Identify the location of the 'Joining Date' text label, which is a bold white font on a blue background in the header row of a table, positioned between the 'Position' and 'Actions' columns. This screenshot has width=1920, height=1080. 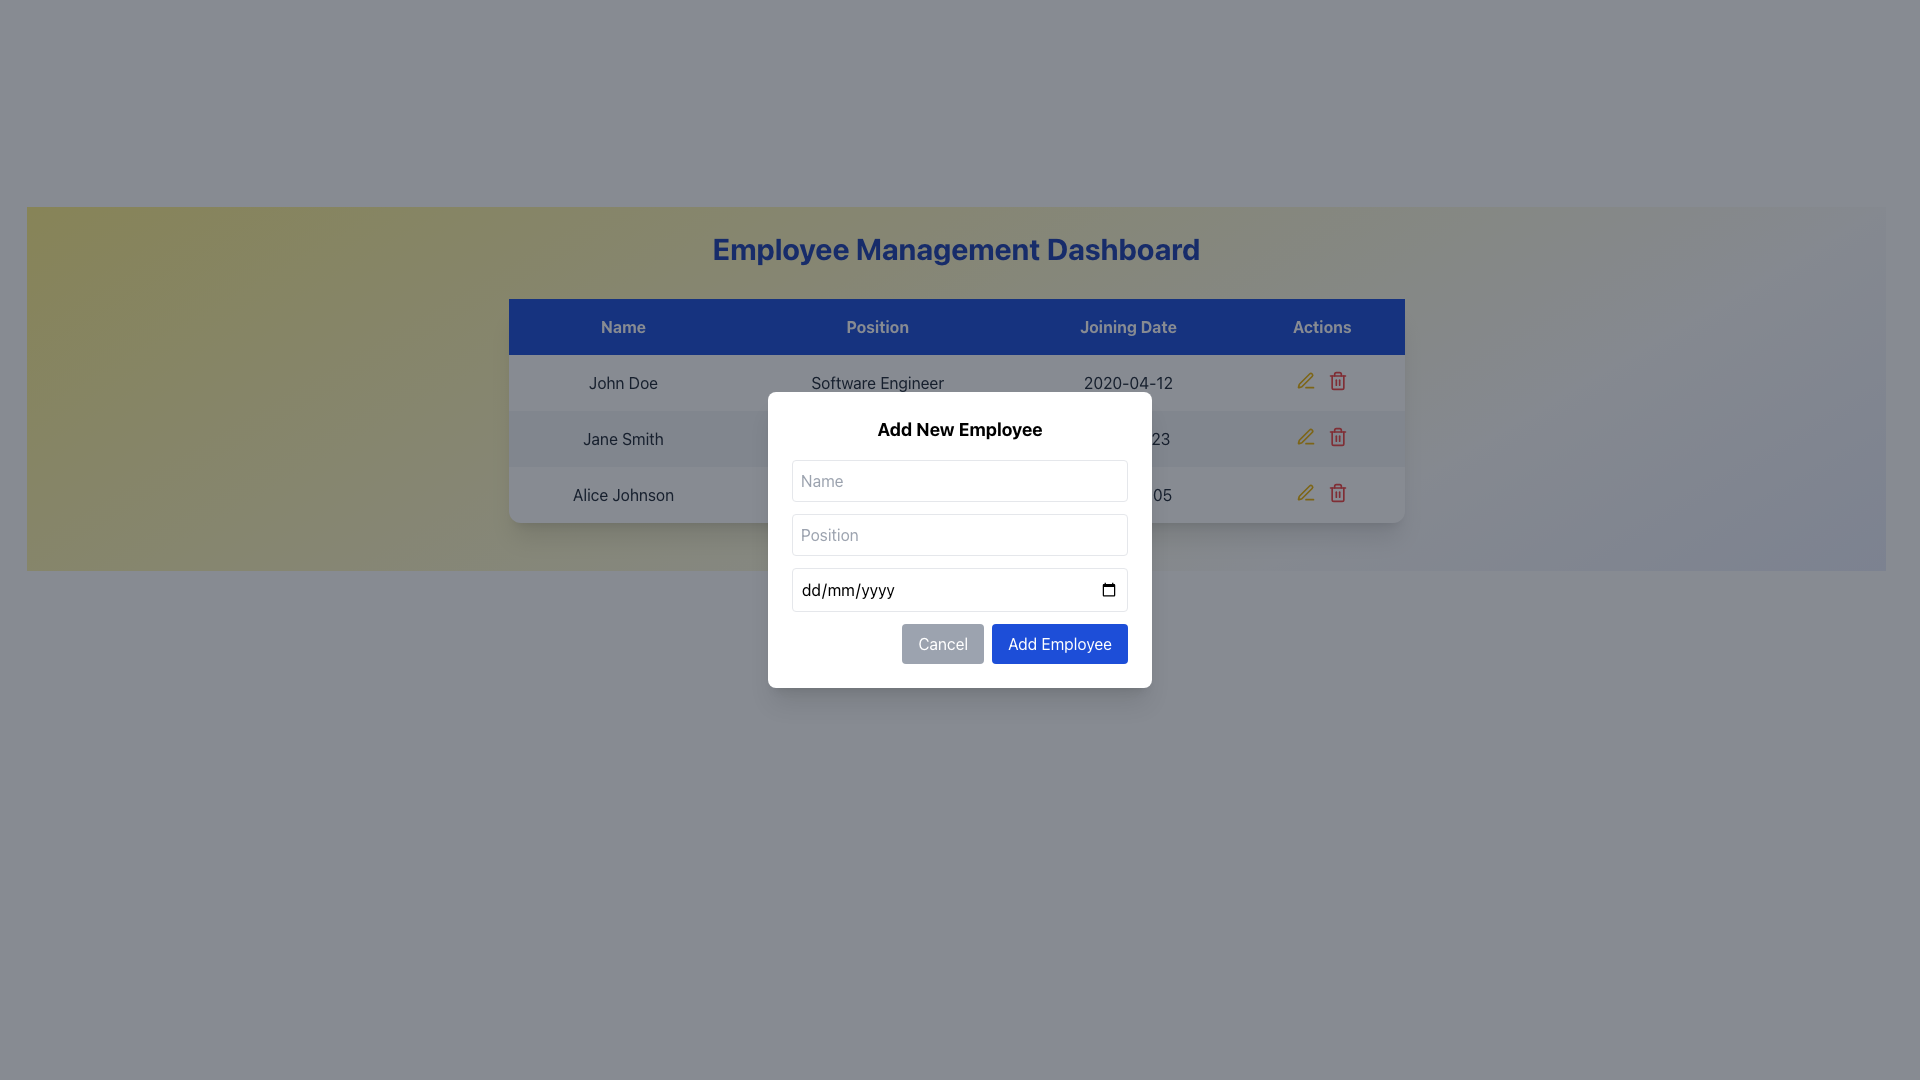
(1128, 326).